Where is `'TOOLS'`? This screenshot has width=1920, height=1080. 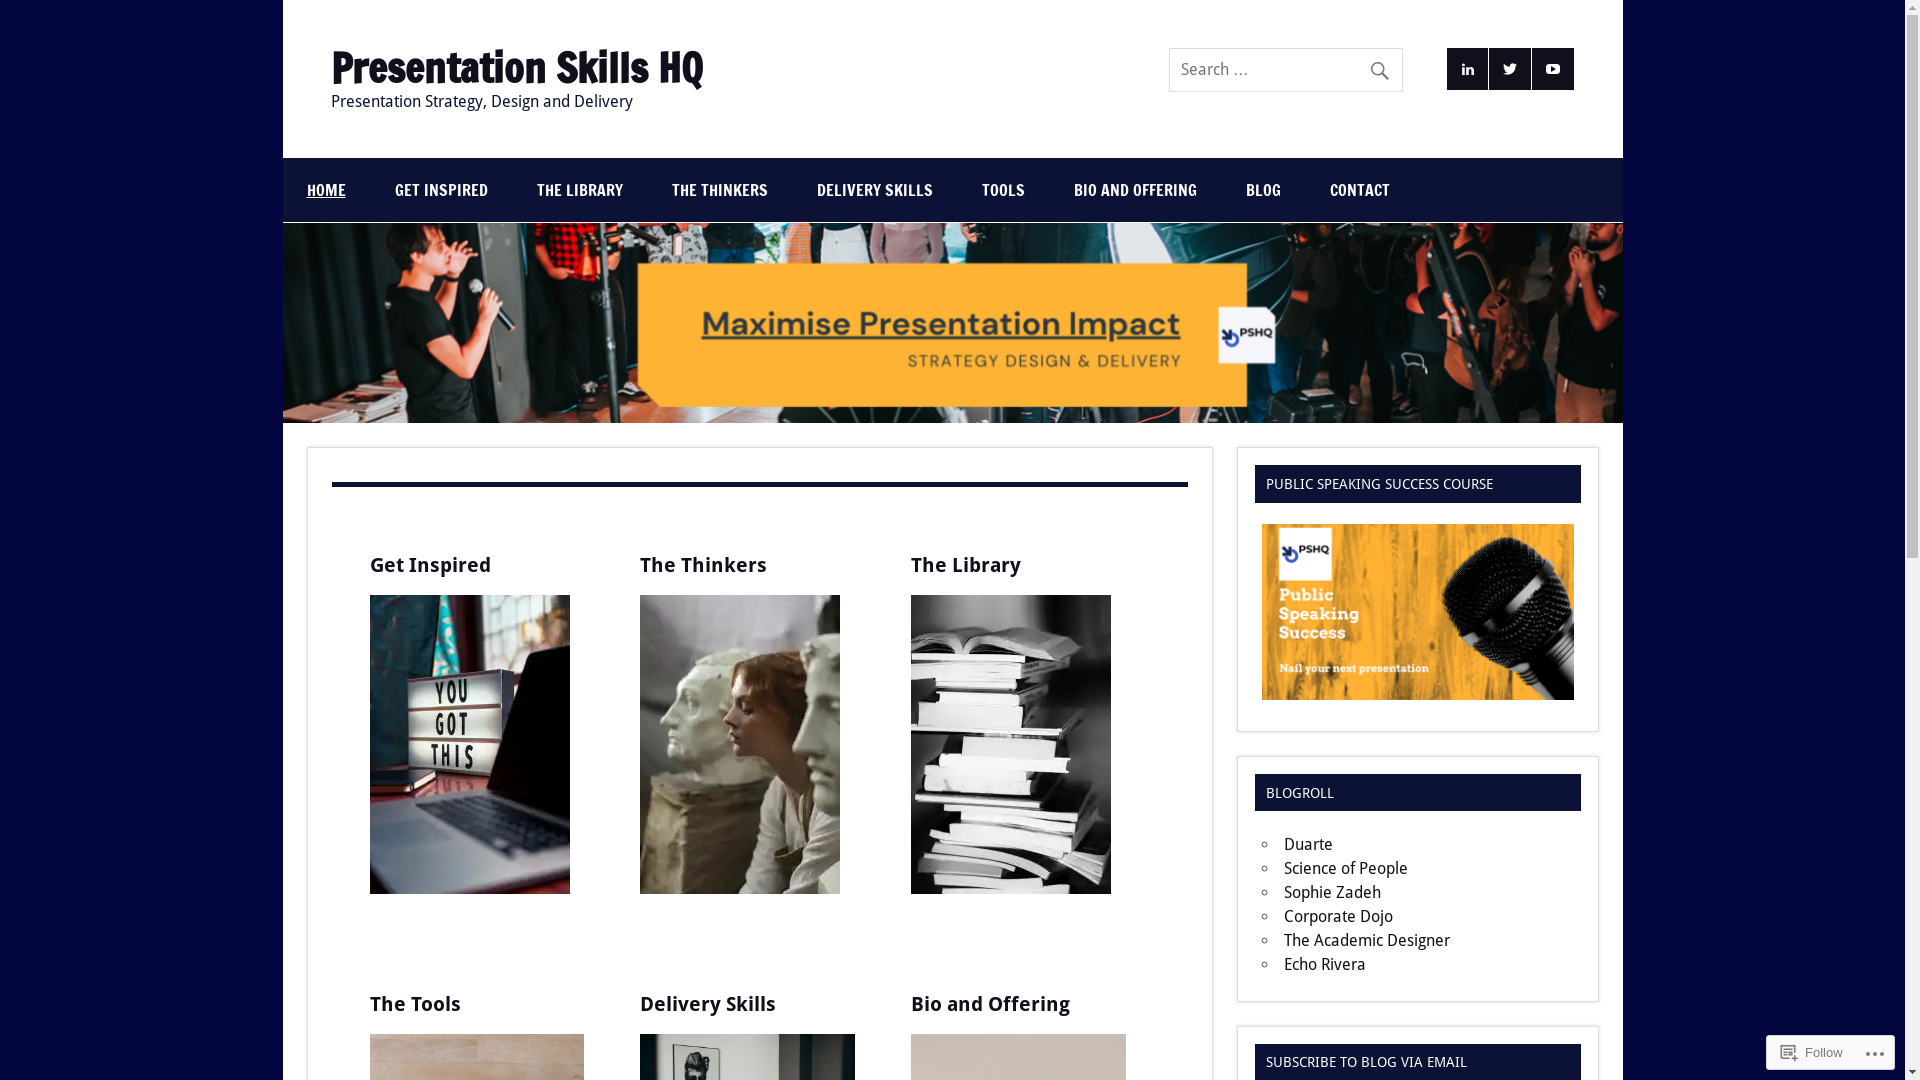
'TOOLS' is located at coordinates (1003, 189).